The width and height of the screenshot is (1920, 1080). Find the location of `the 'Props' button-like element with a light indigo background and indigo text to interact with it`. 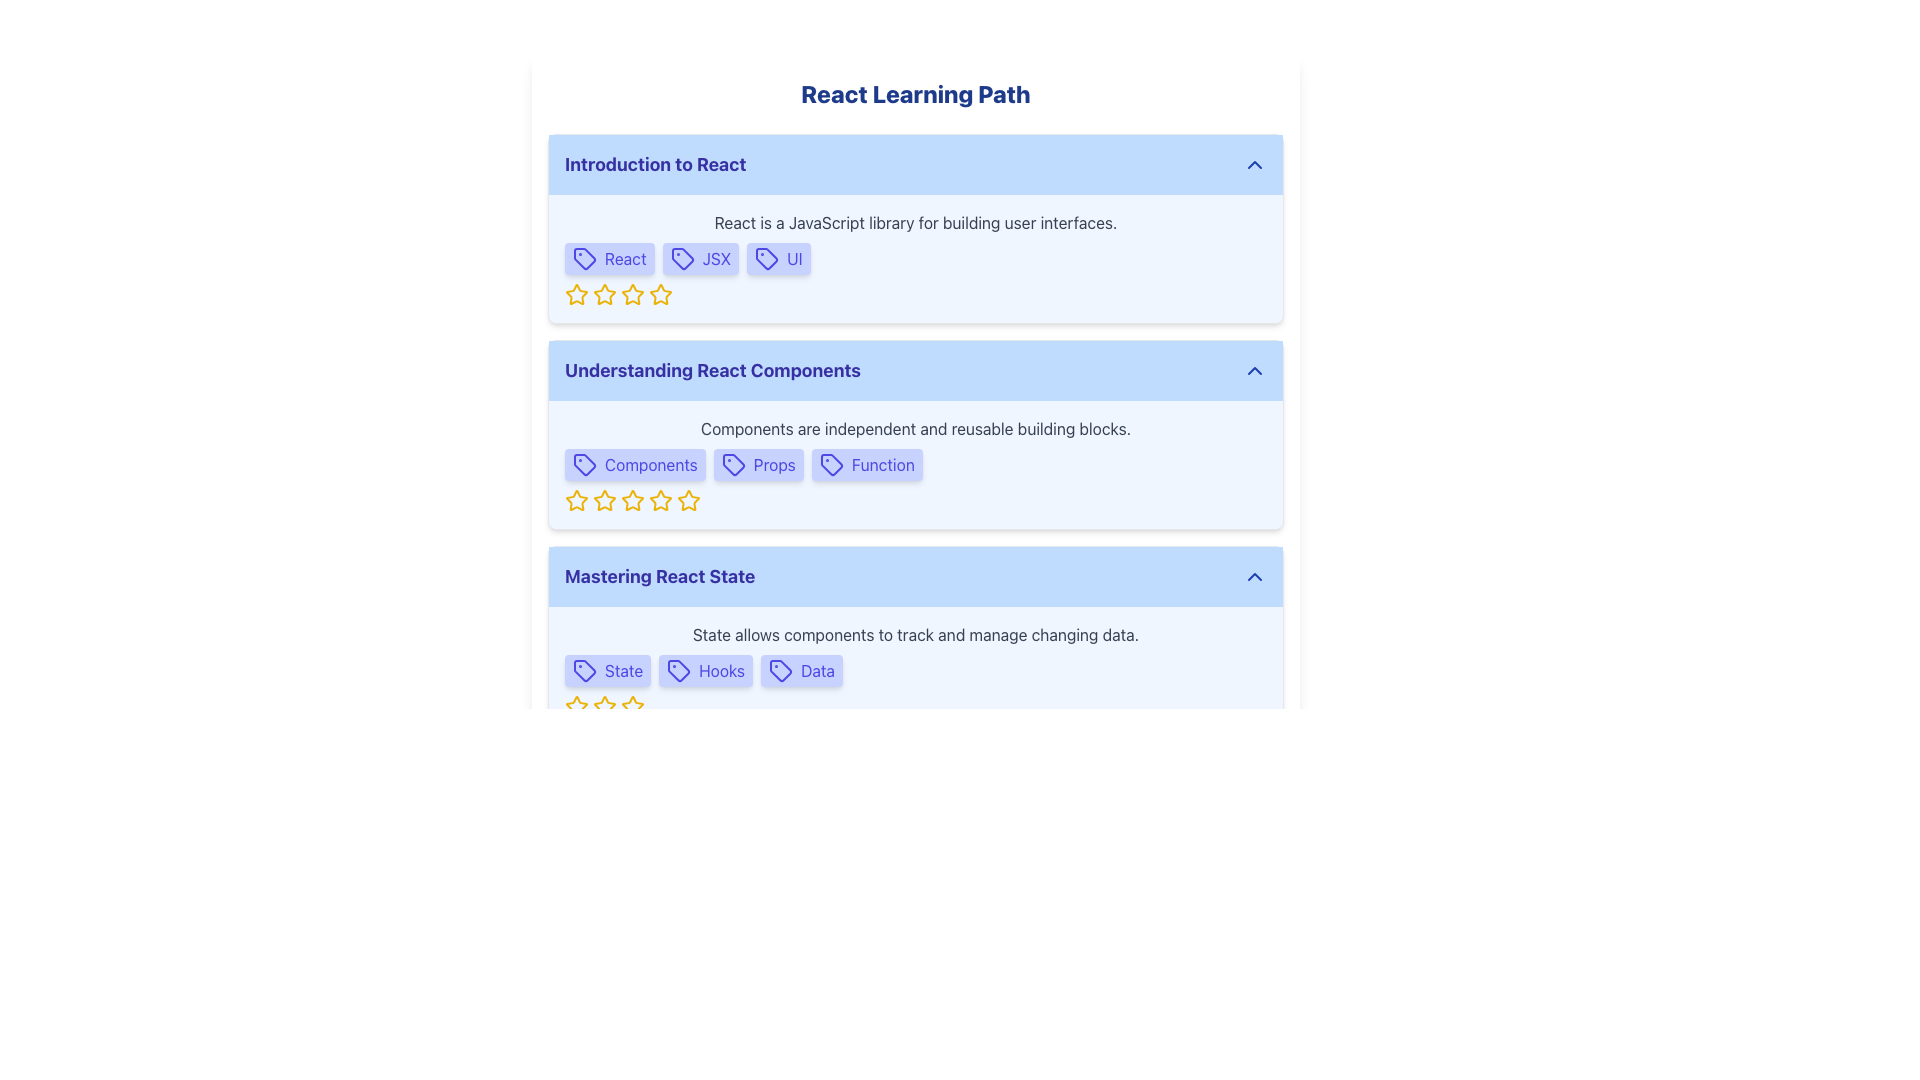

the 'Props' button-like element with a light indigo background and indigo text to interact with it is located at coordinates (757, 465).